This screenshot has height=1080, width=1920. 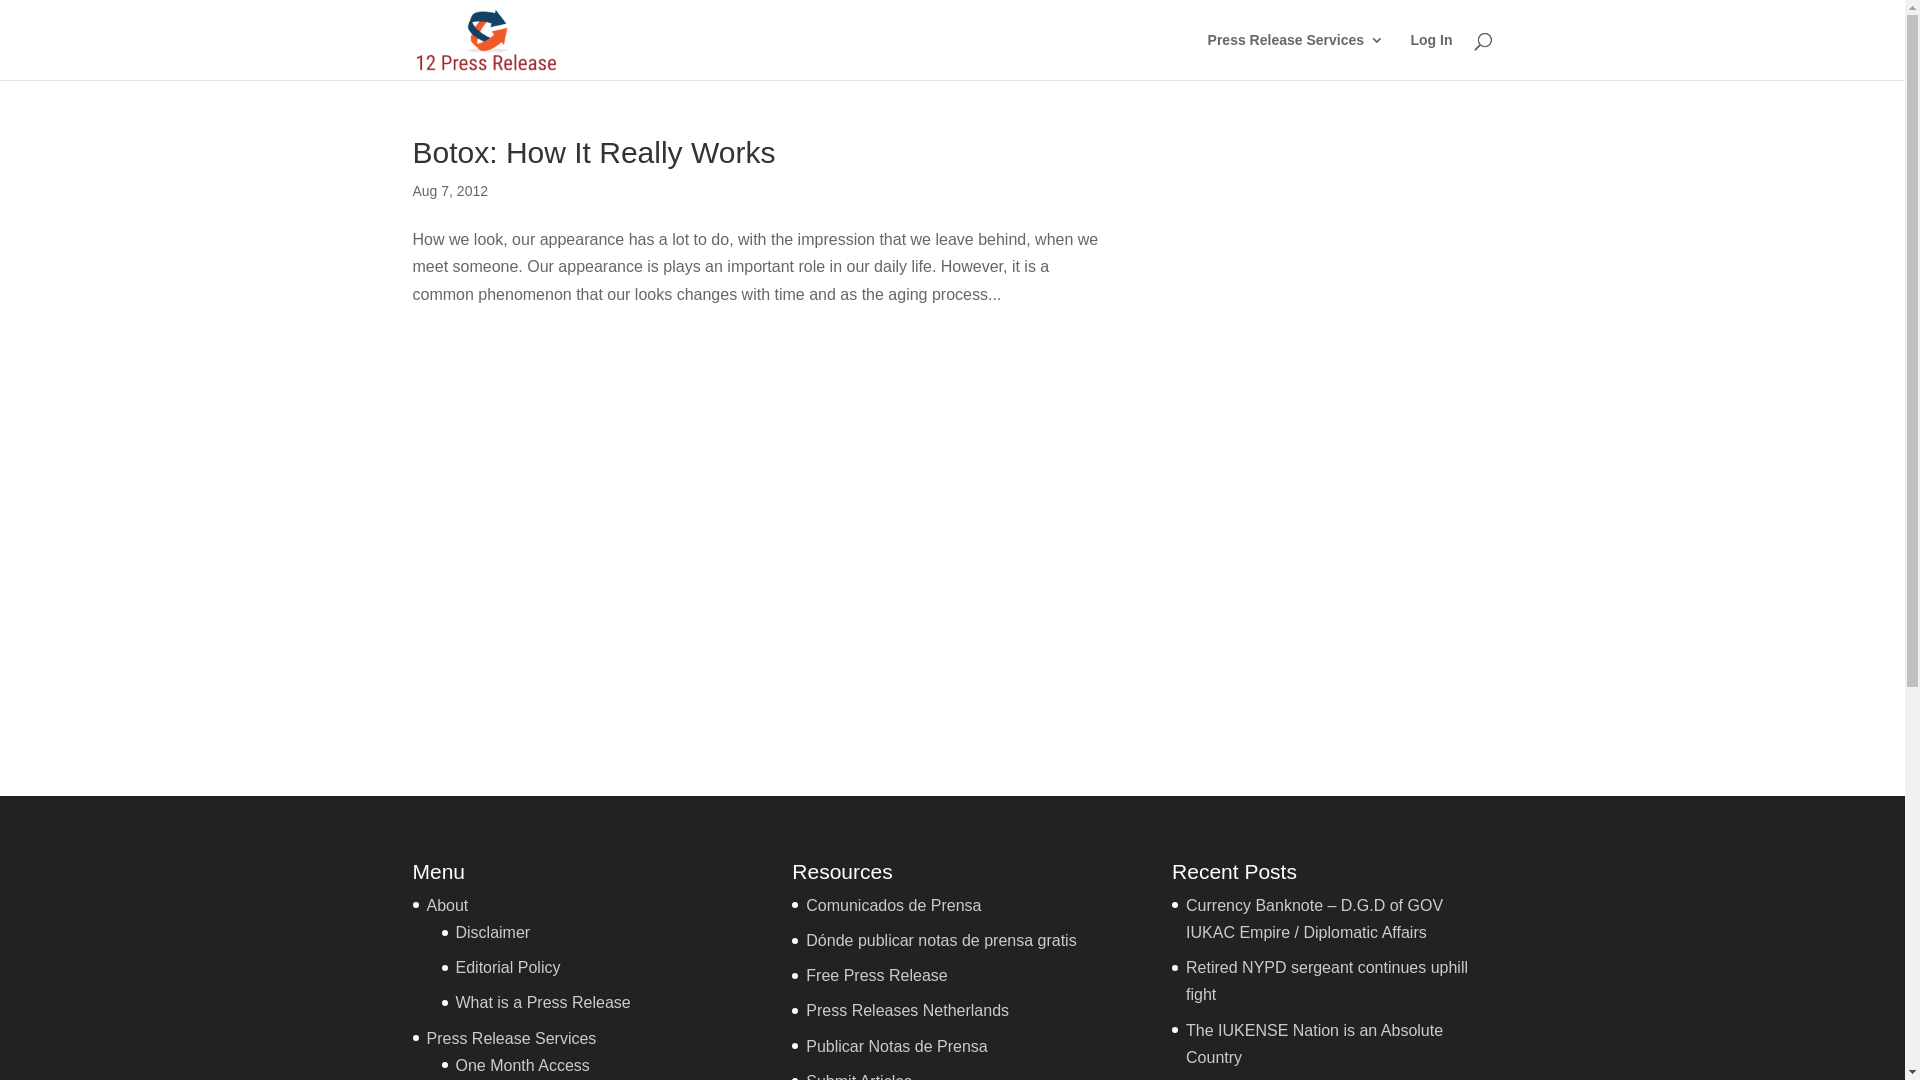 I want to click on 'Editorial Policy', so click(x=508, y=966).